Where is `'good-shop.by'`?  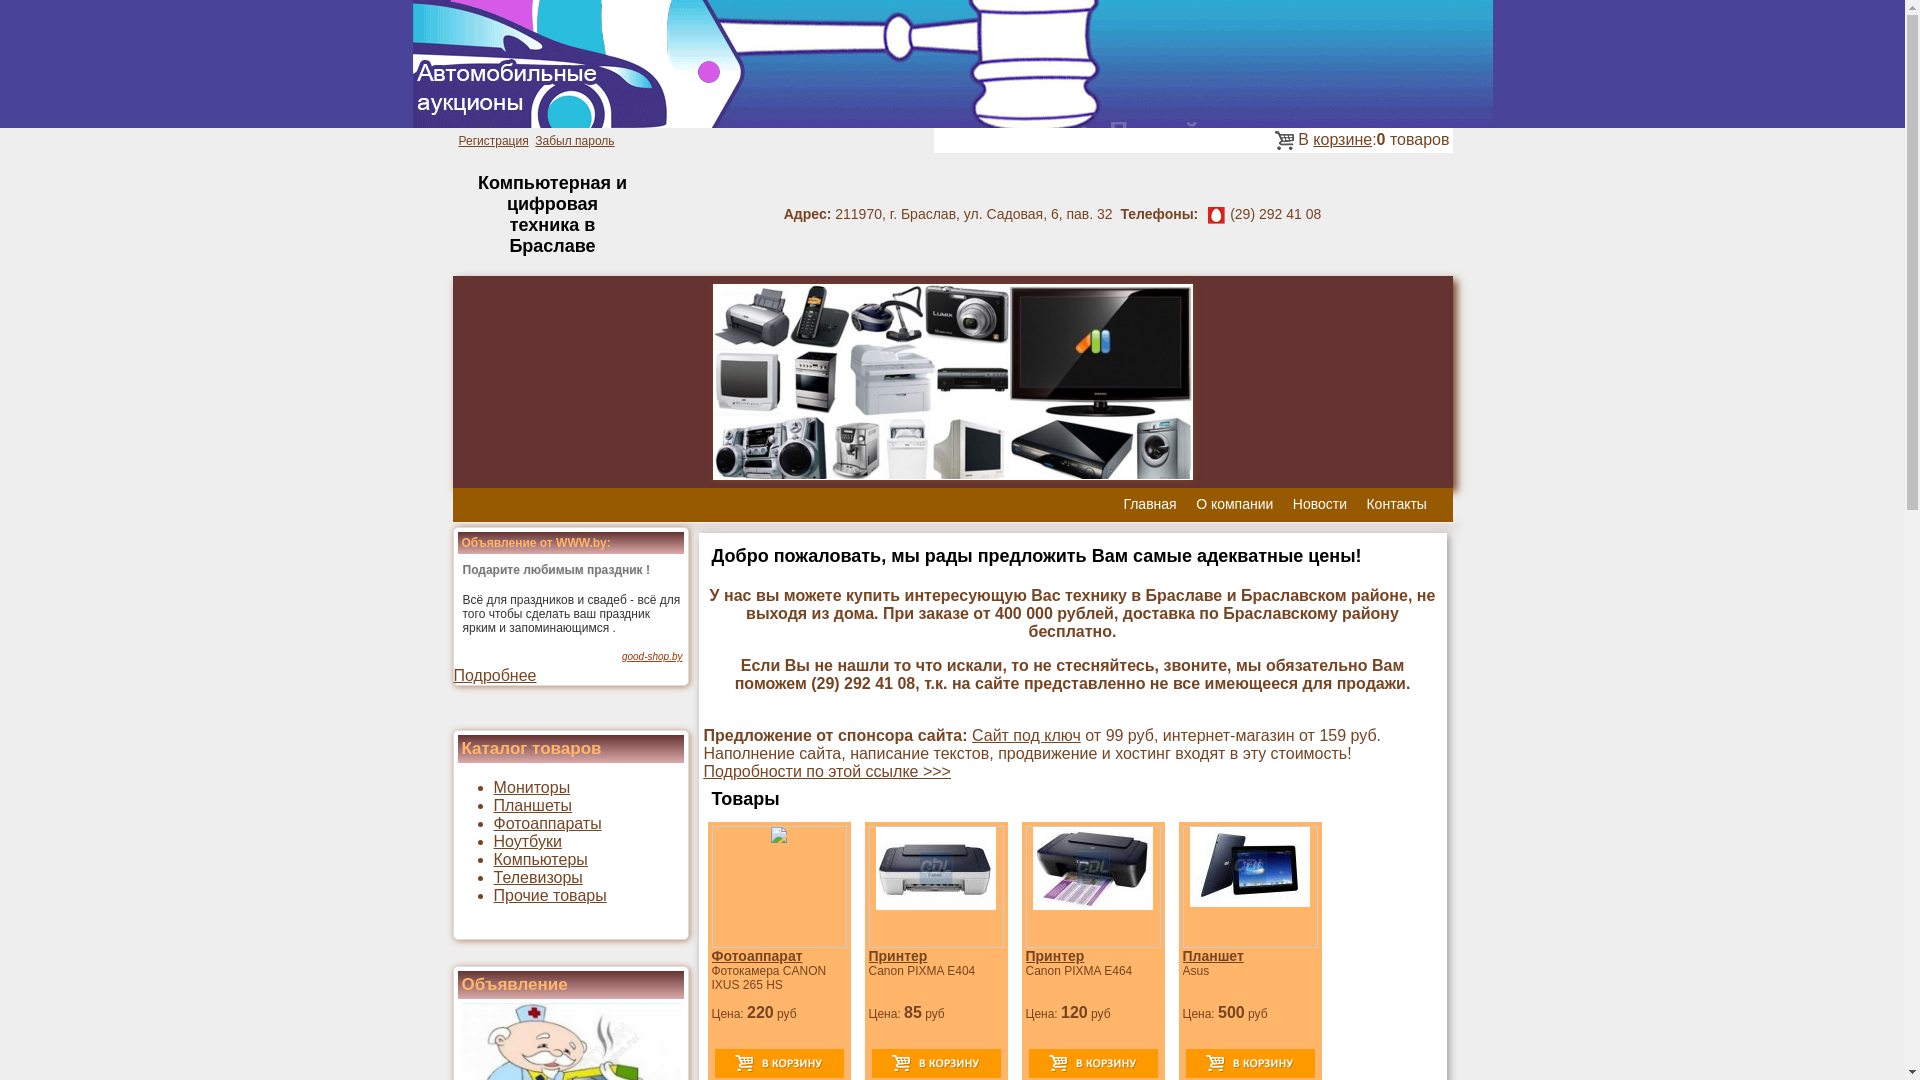 'good-shop.by' is located at coordinates (652, 656).